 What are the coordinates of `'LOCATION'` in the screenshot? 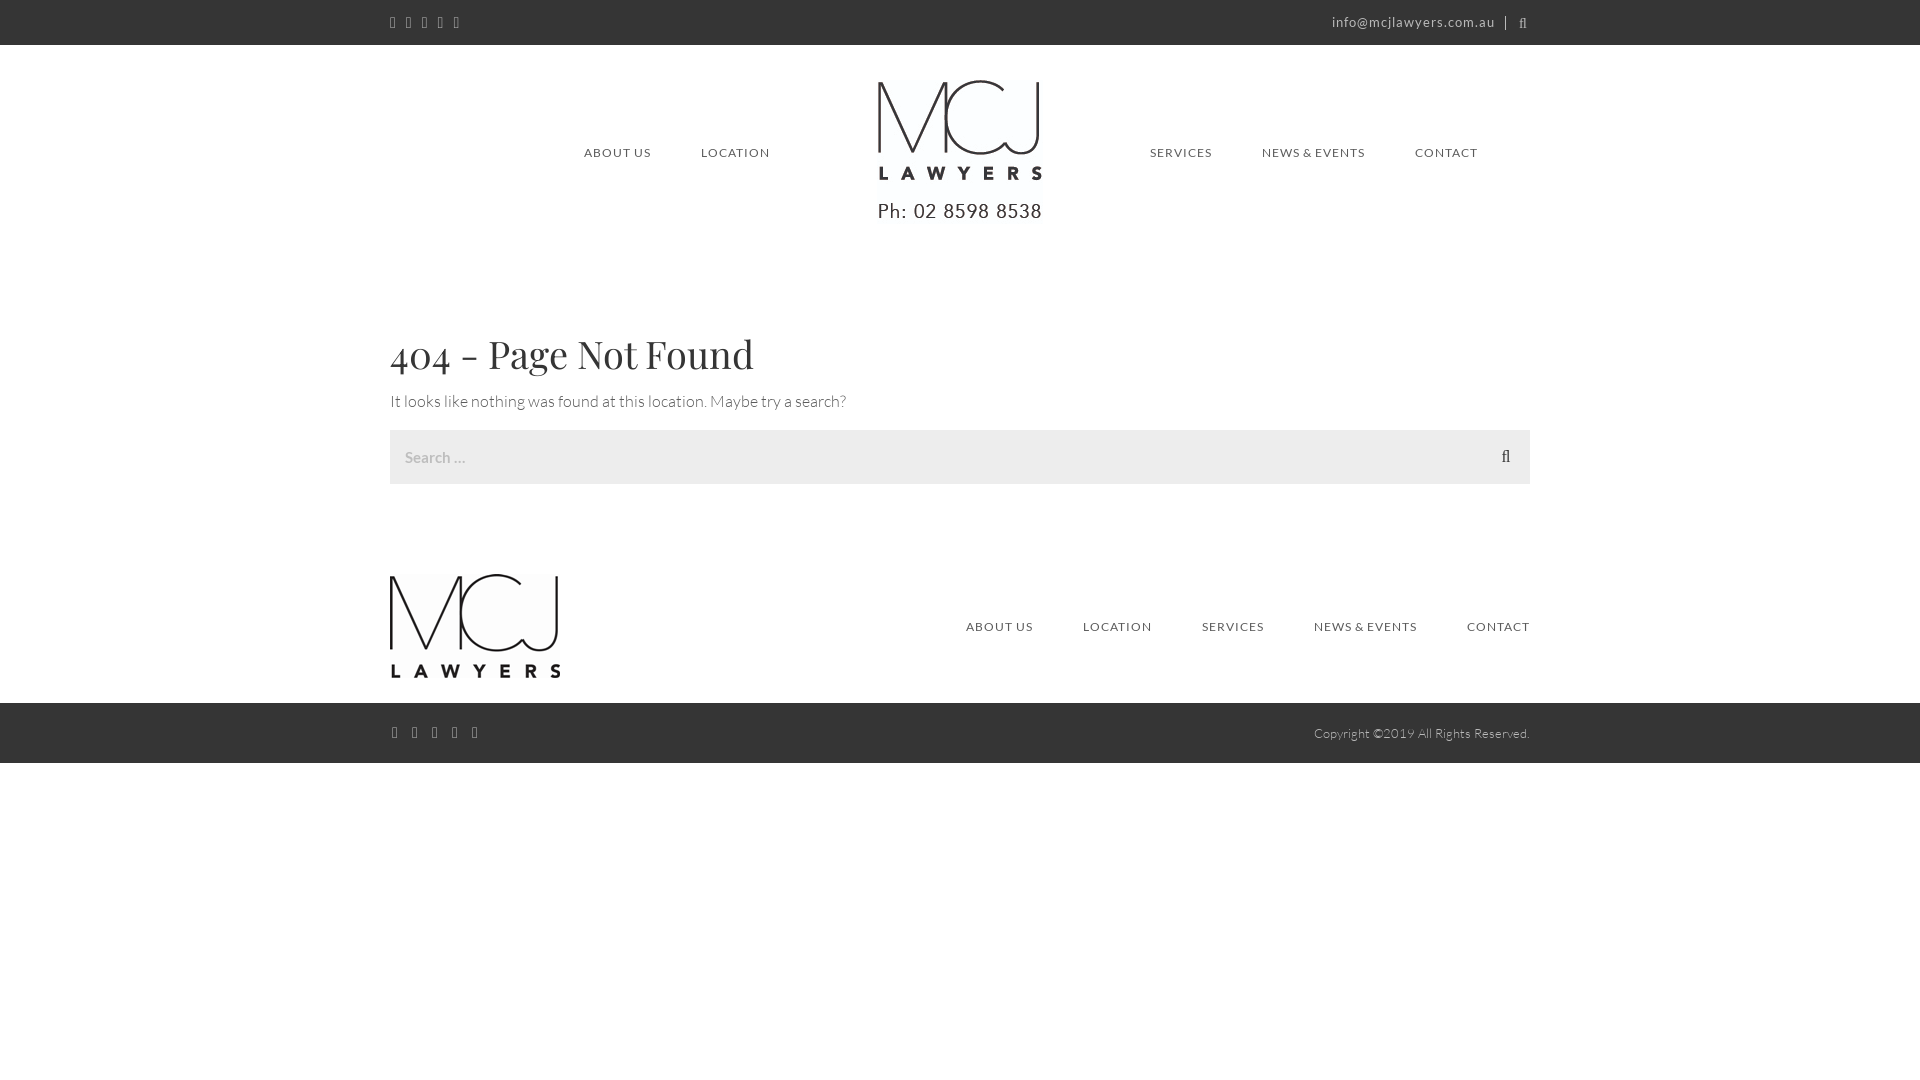 It's located at (1116, 626).